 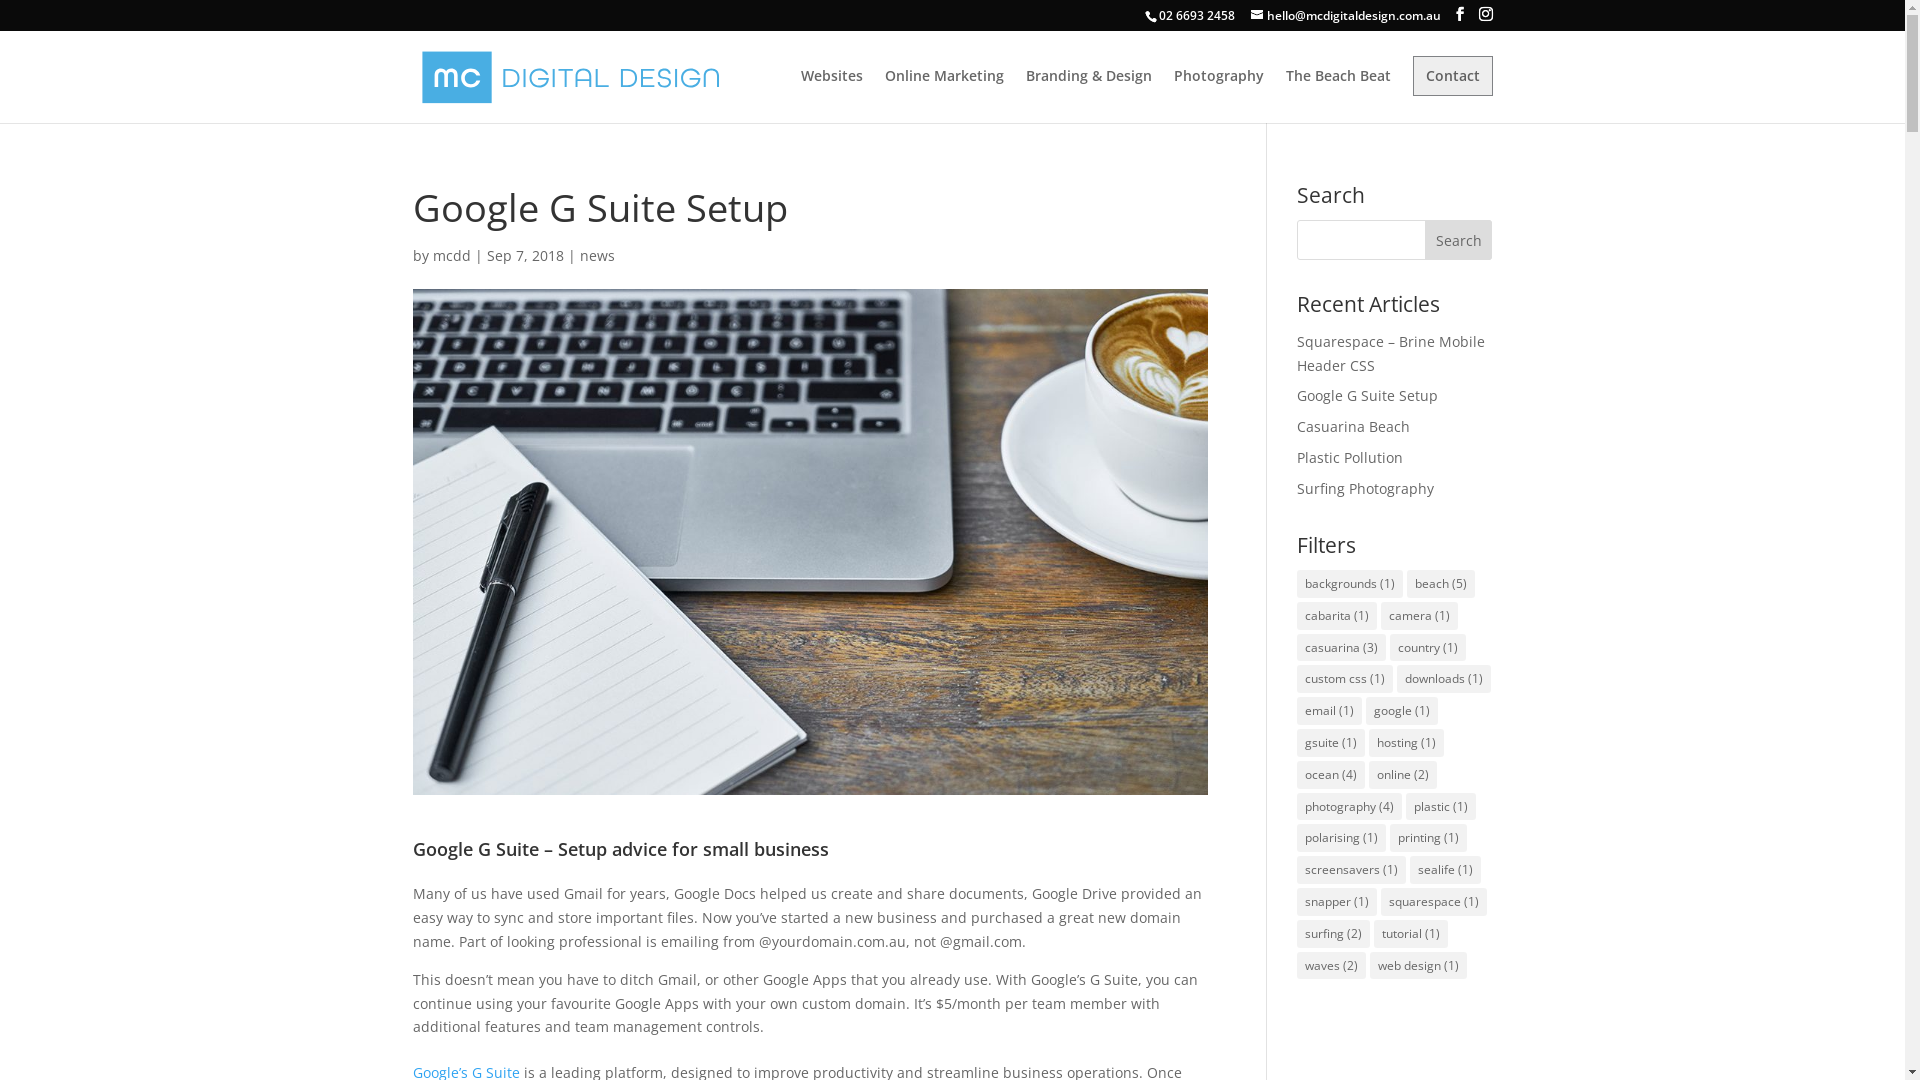 What do you see at coordinates (1349, 583) in the screenshot?
I see `'backgrounds (1)'` at bounding box center [1349, 583].